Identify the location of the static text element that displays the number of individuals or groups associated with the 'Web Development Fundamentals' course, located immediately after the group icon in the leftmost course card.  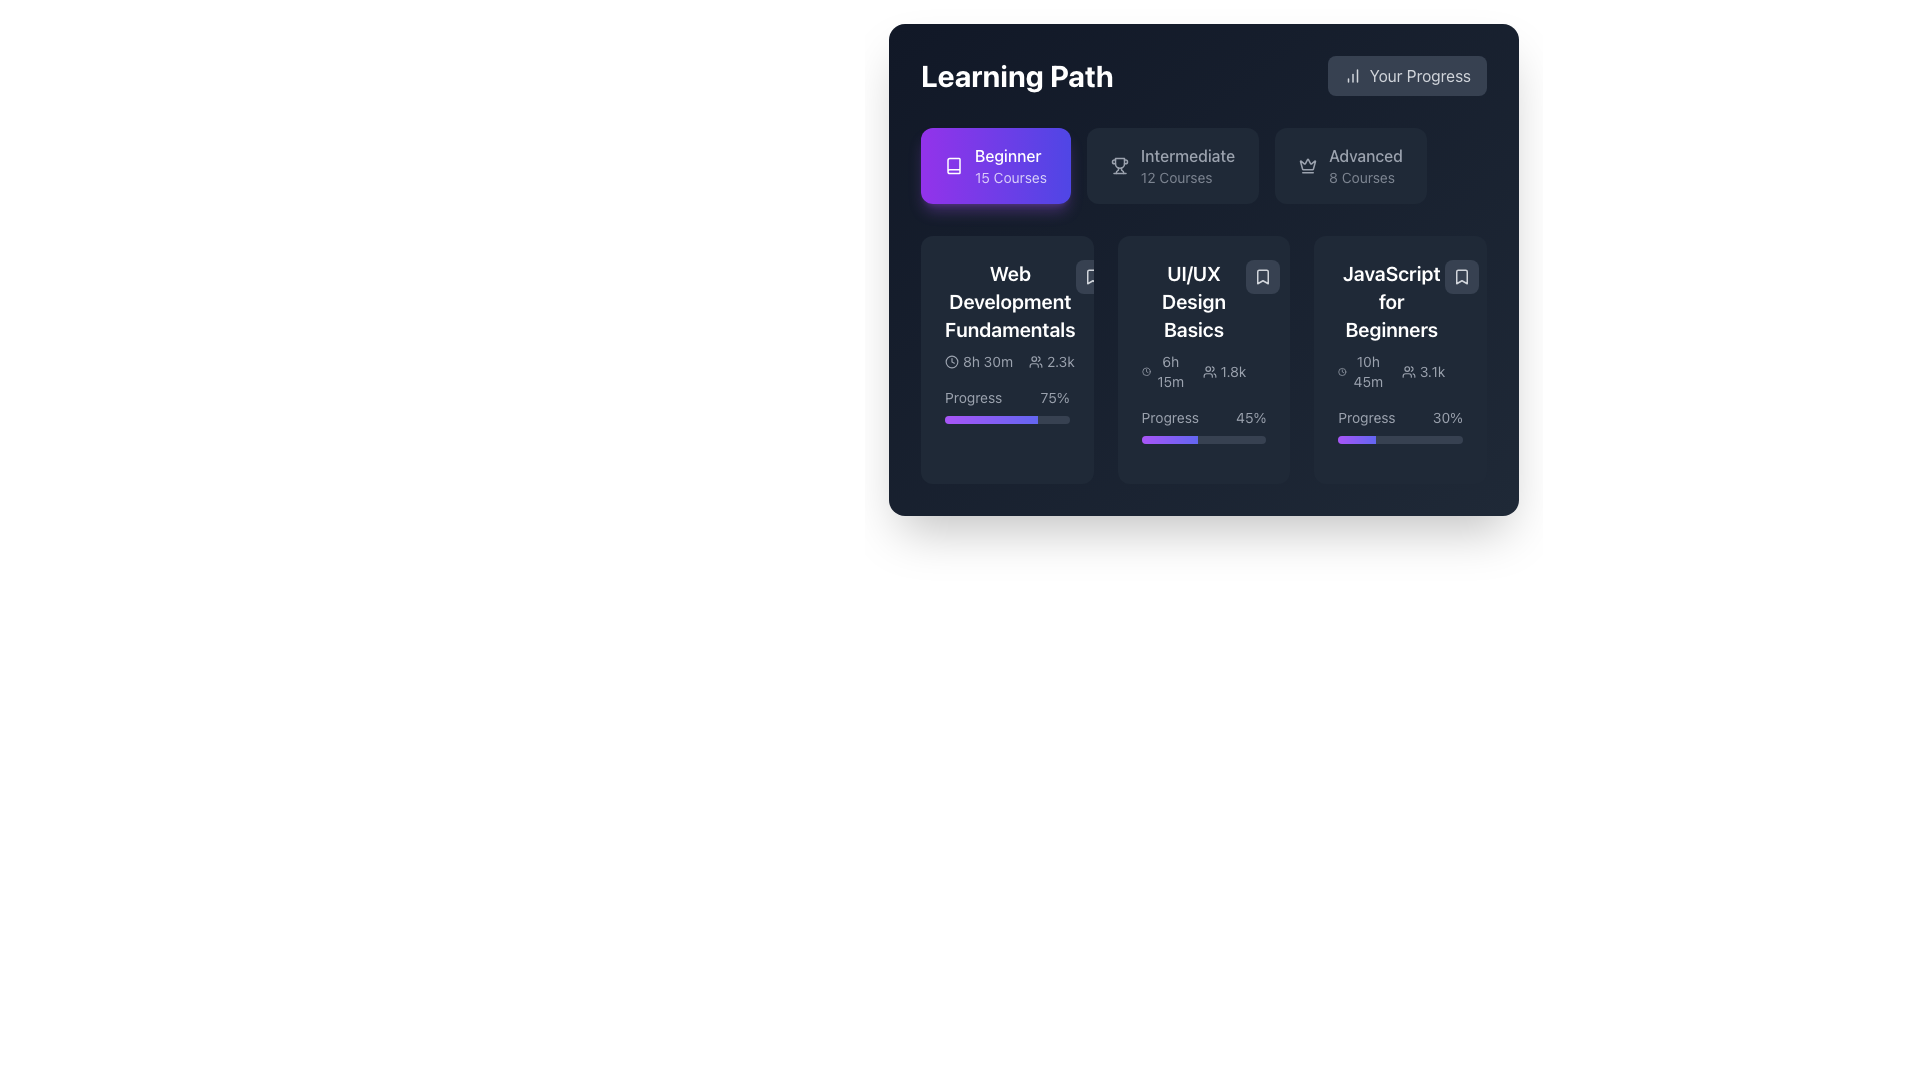
(1059, 362).